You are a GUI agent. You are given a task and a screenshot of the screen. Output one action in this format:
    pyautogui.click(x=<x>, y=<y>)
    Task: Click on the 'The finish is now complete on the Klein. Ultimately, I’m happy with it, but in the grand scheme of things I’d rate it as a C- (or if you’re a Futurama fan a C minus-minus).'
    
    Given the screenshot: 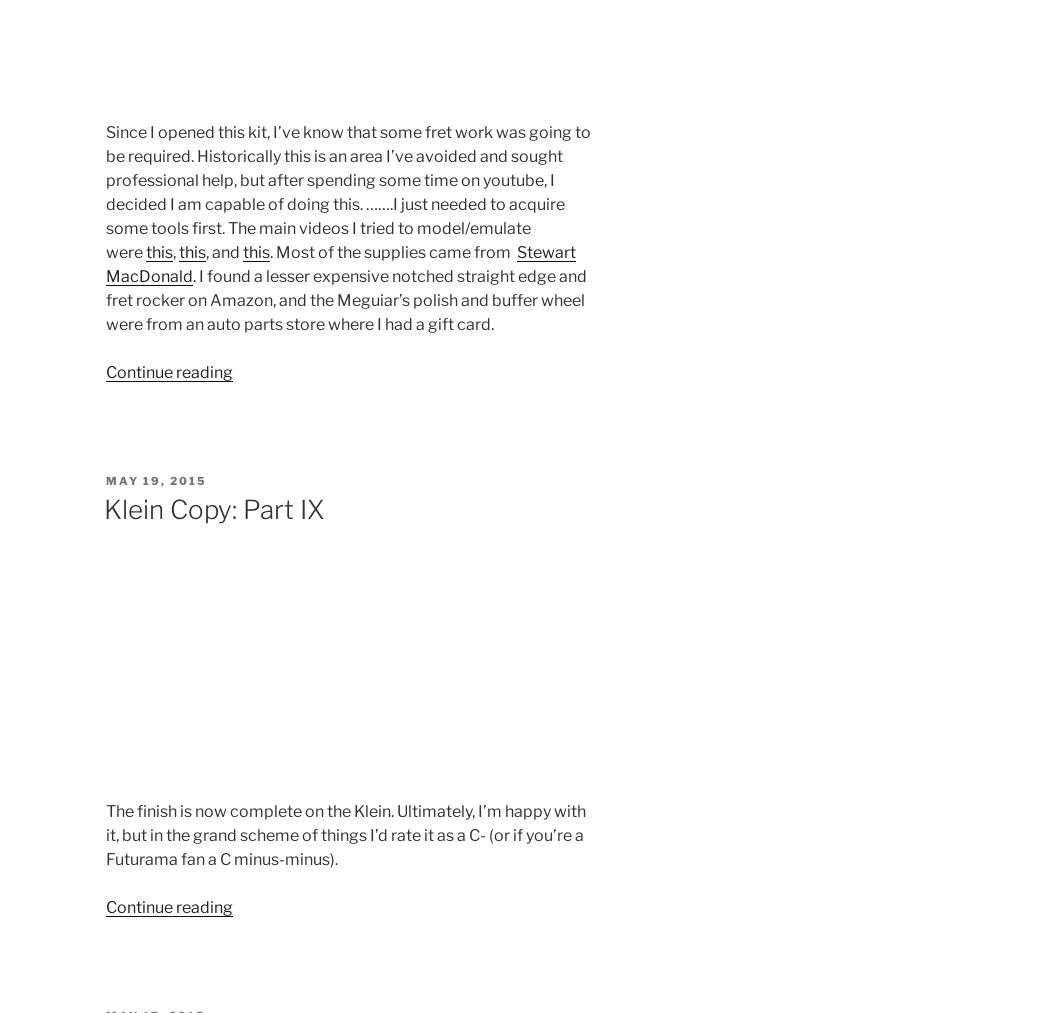 What is the action you would take?
    pyautogui.click(x=344, y=833)
    